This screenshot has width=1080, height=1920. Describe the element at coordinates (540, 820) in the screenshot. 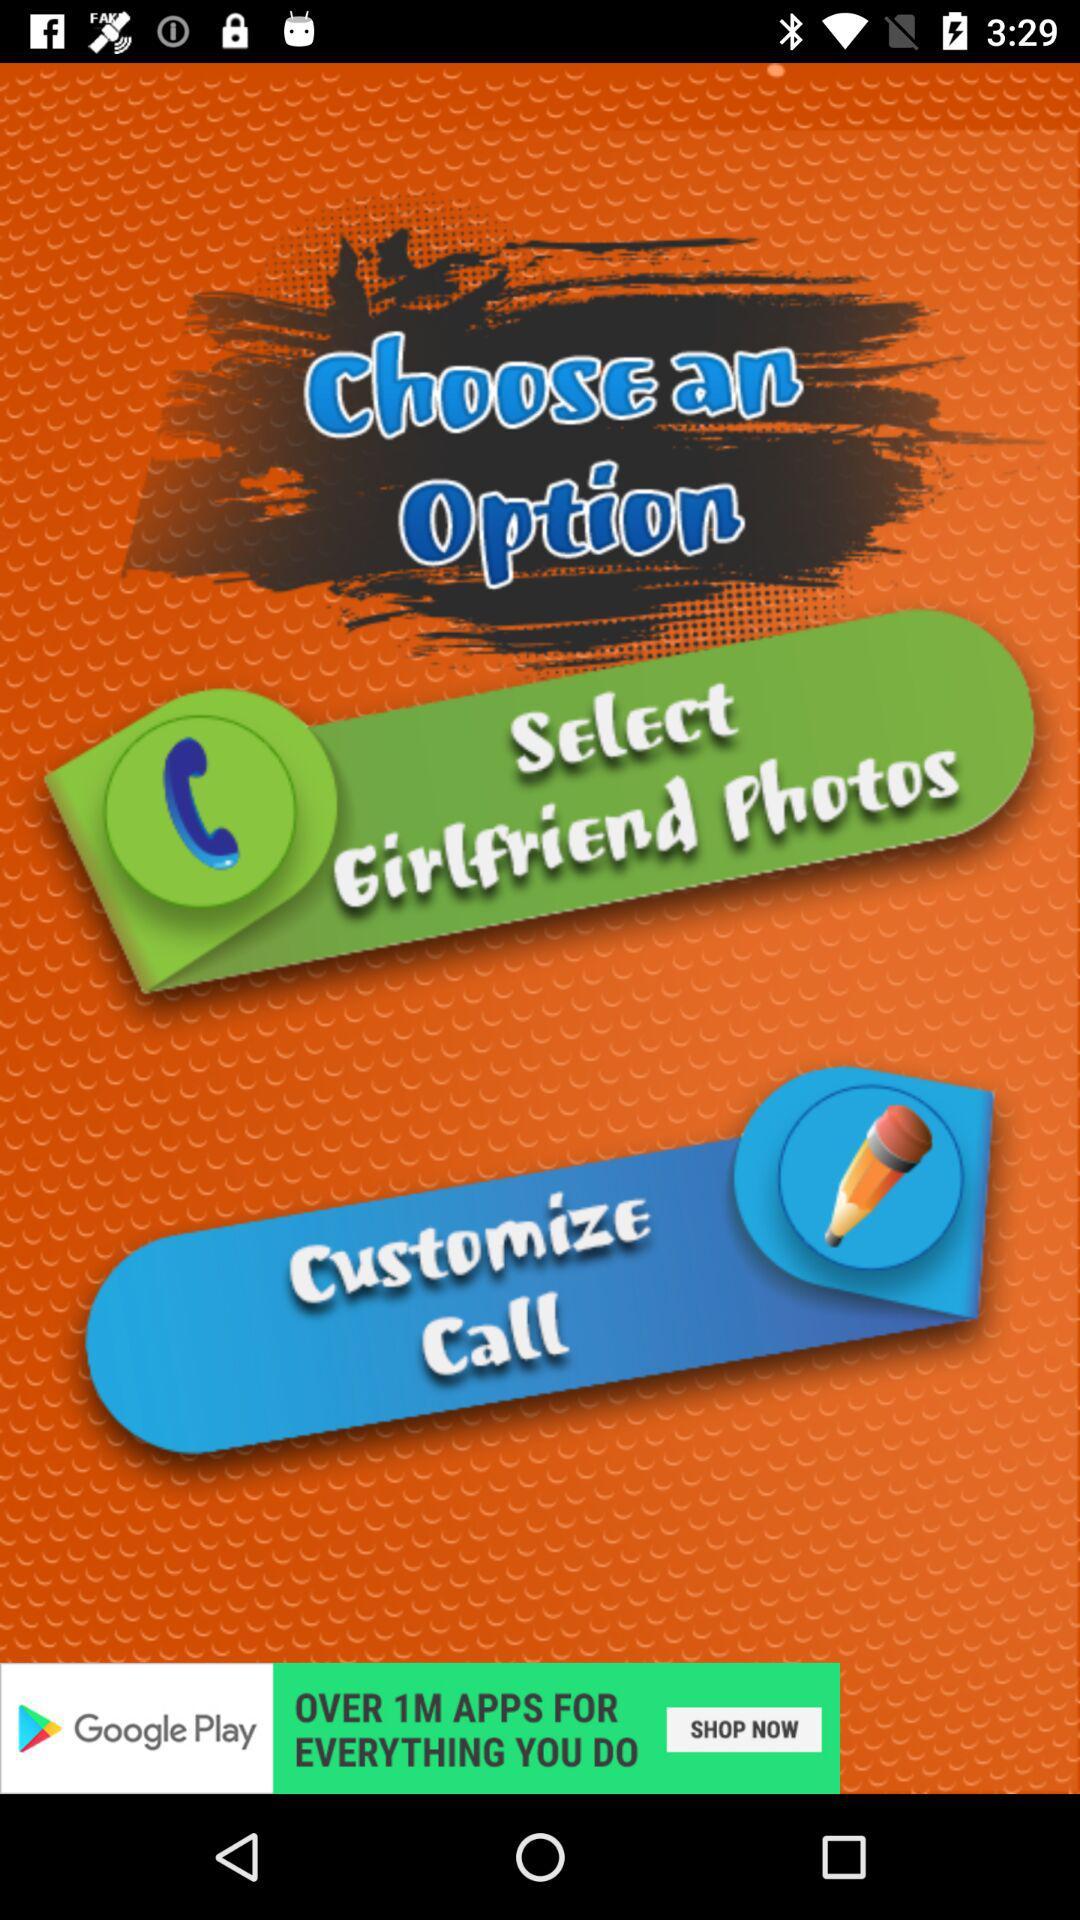

I see `photos` at that location.